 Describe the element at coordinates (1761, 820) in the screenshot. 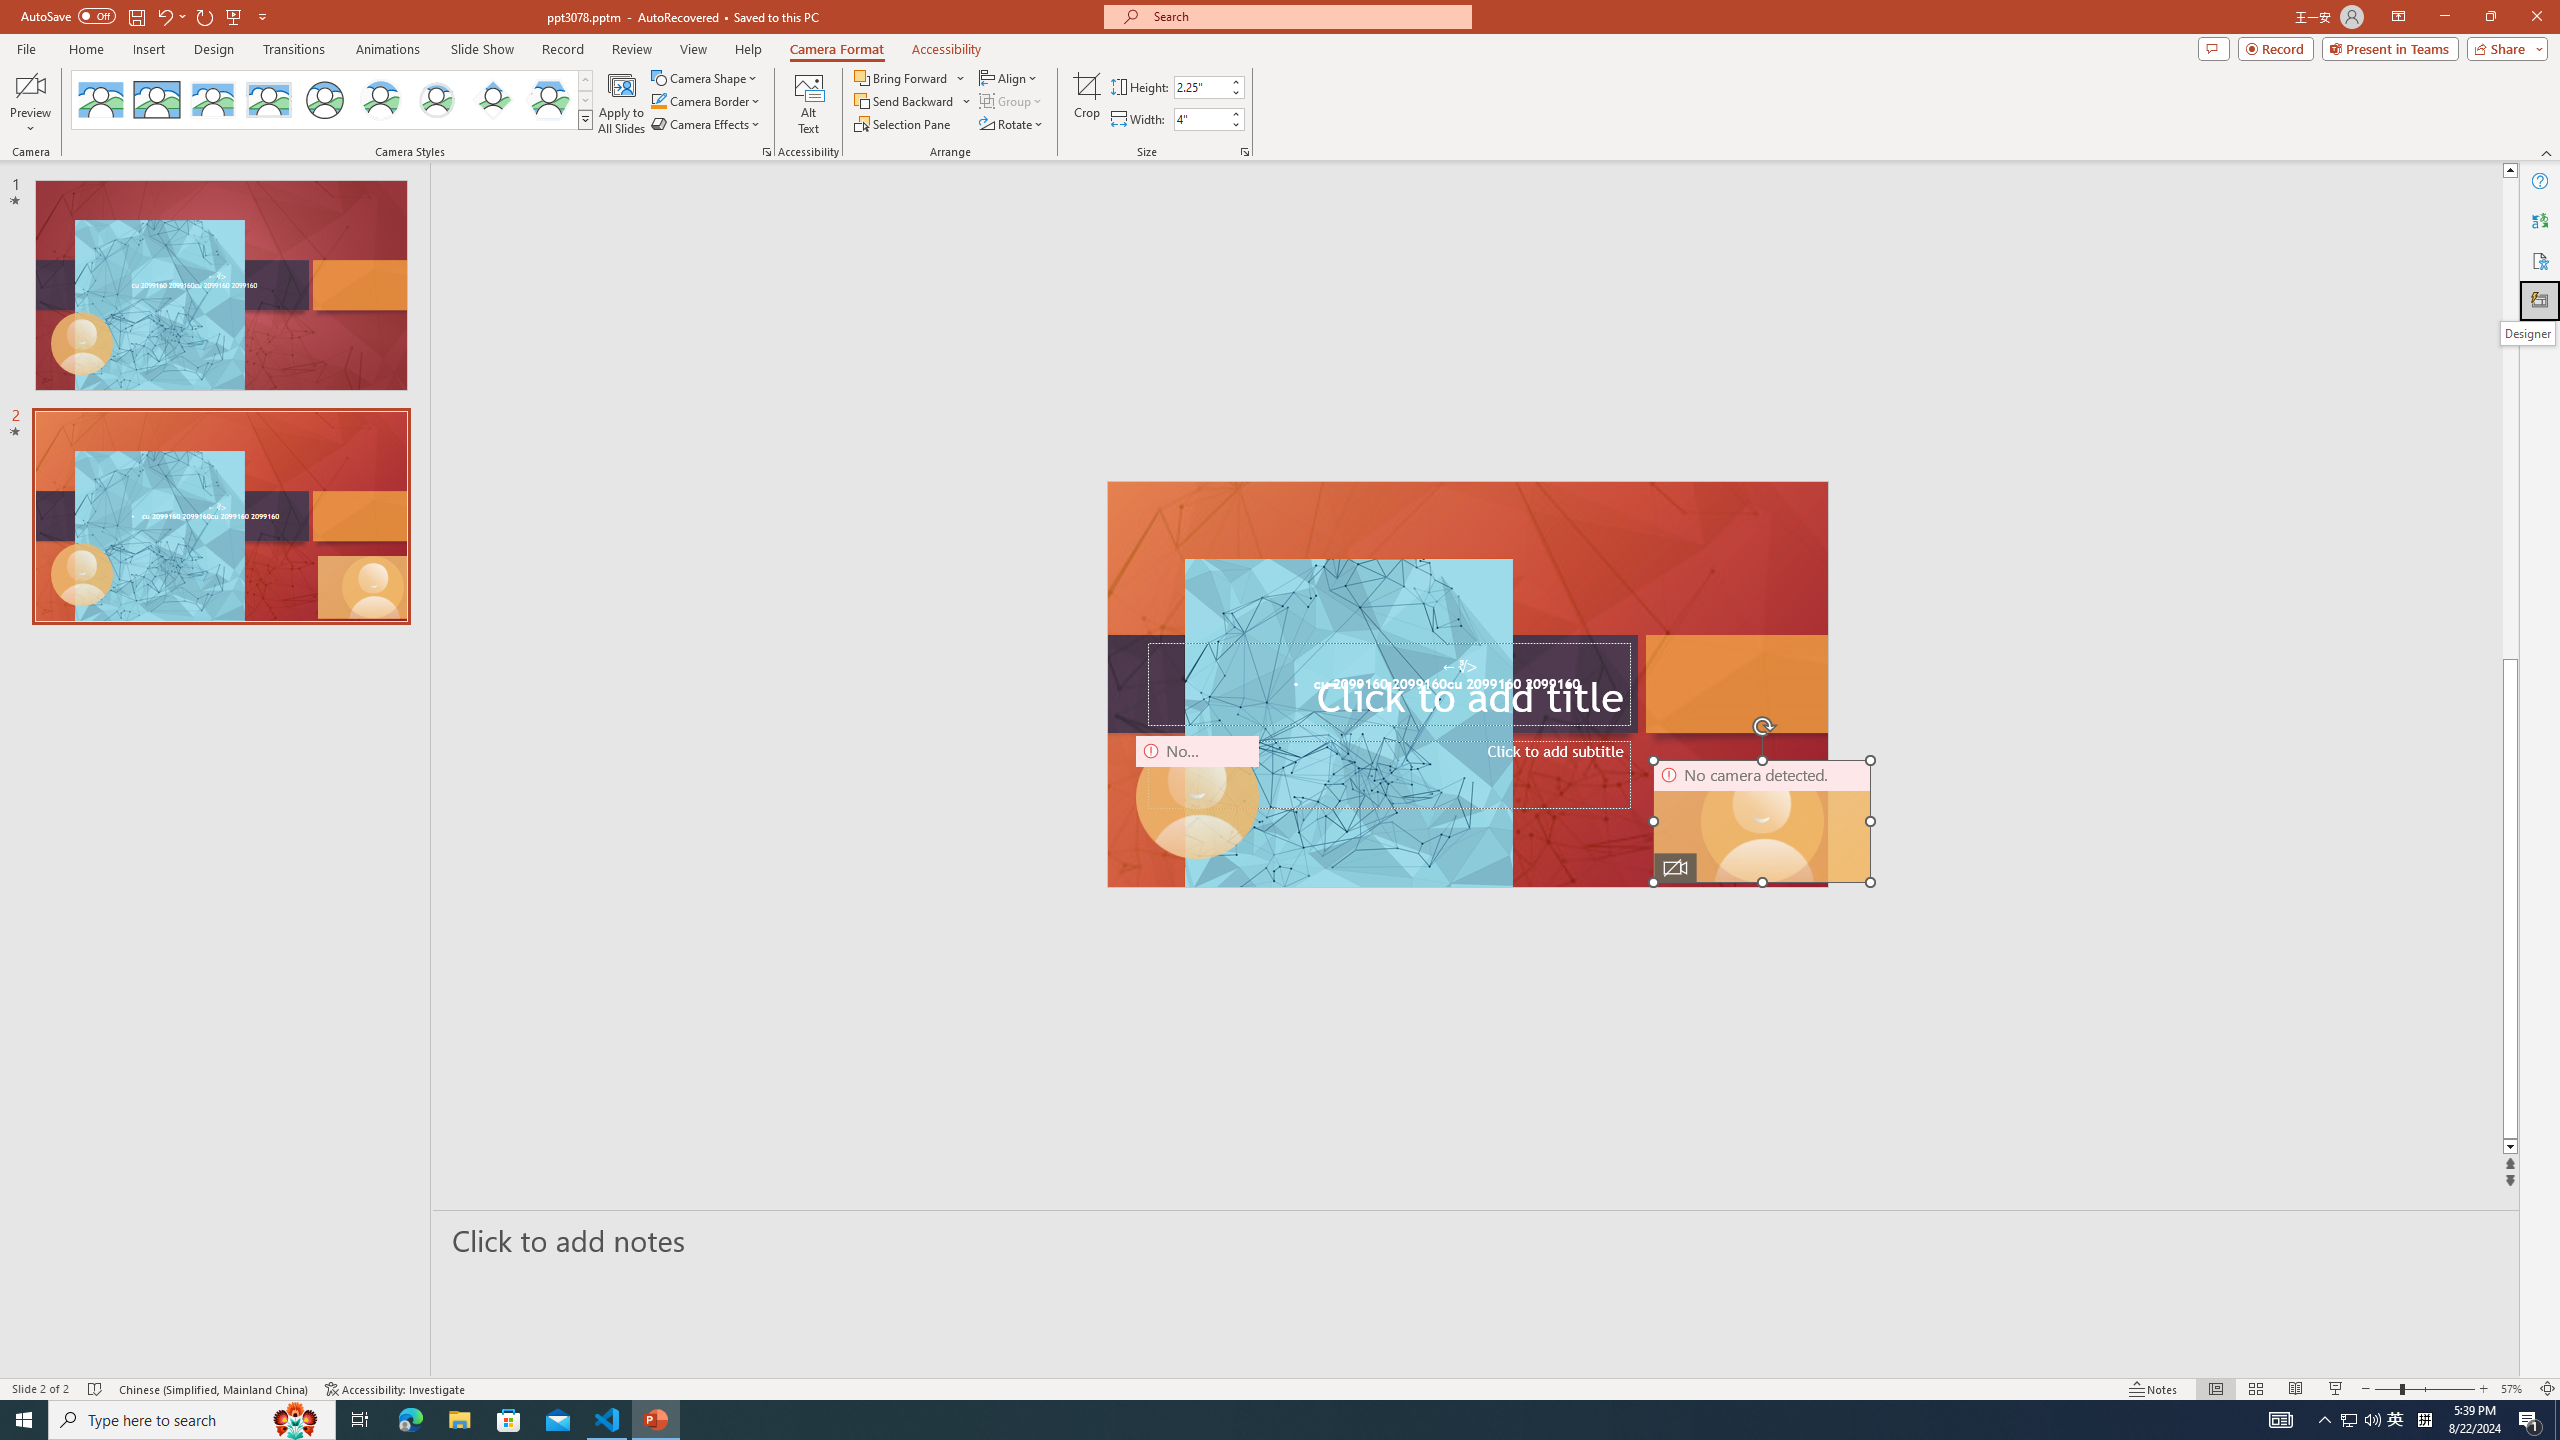

I see `'Camera 11, No camera detected.'` at that location.